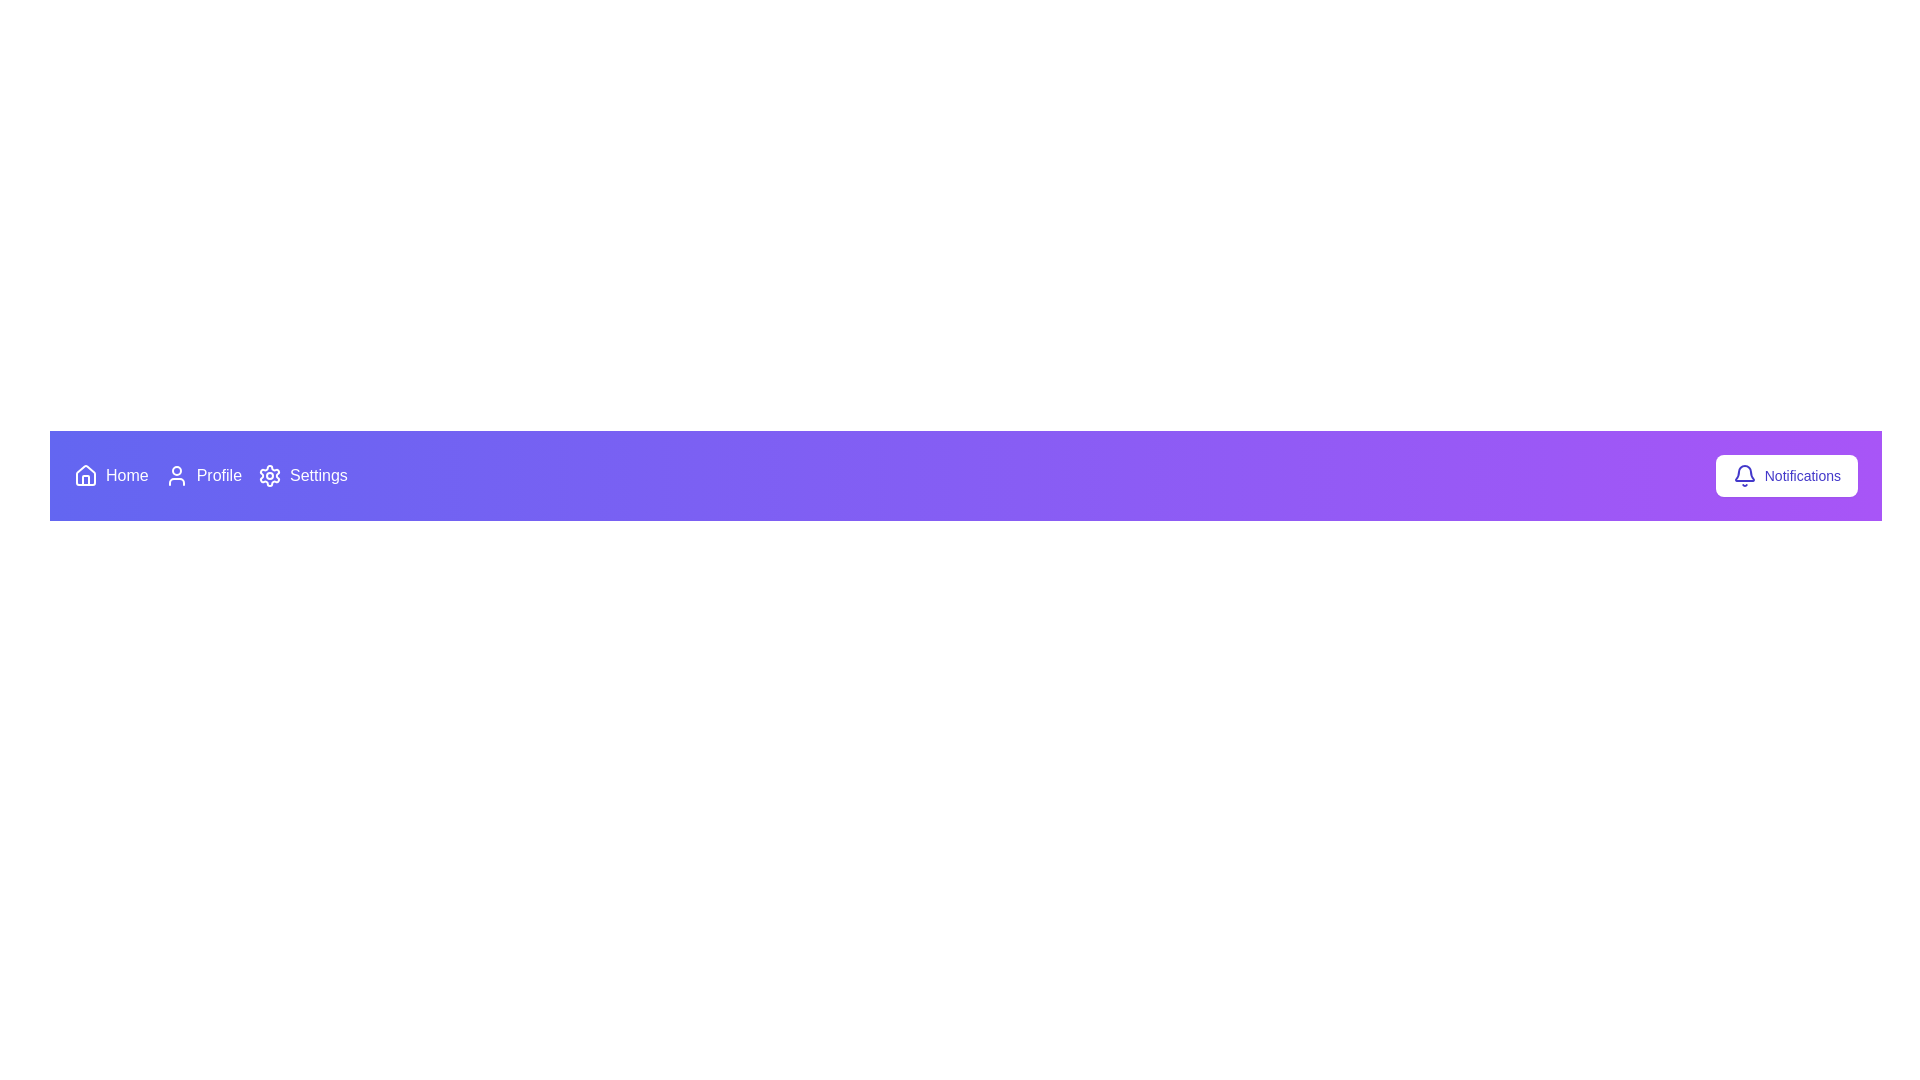 The height and width of the screenshot is (1080, 1920). I want to click on the gear-shaped icon indicative of settings, so click(269, 475).